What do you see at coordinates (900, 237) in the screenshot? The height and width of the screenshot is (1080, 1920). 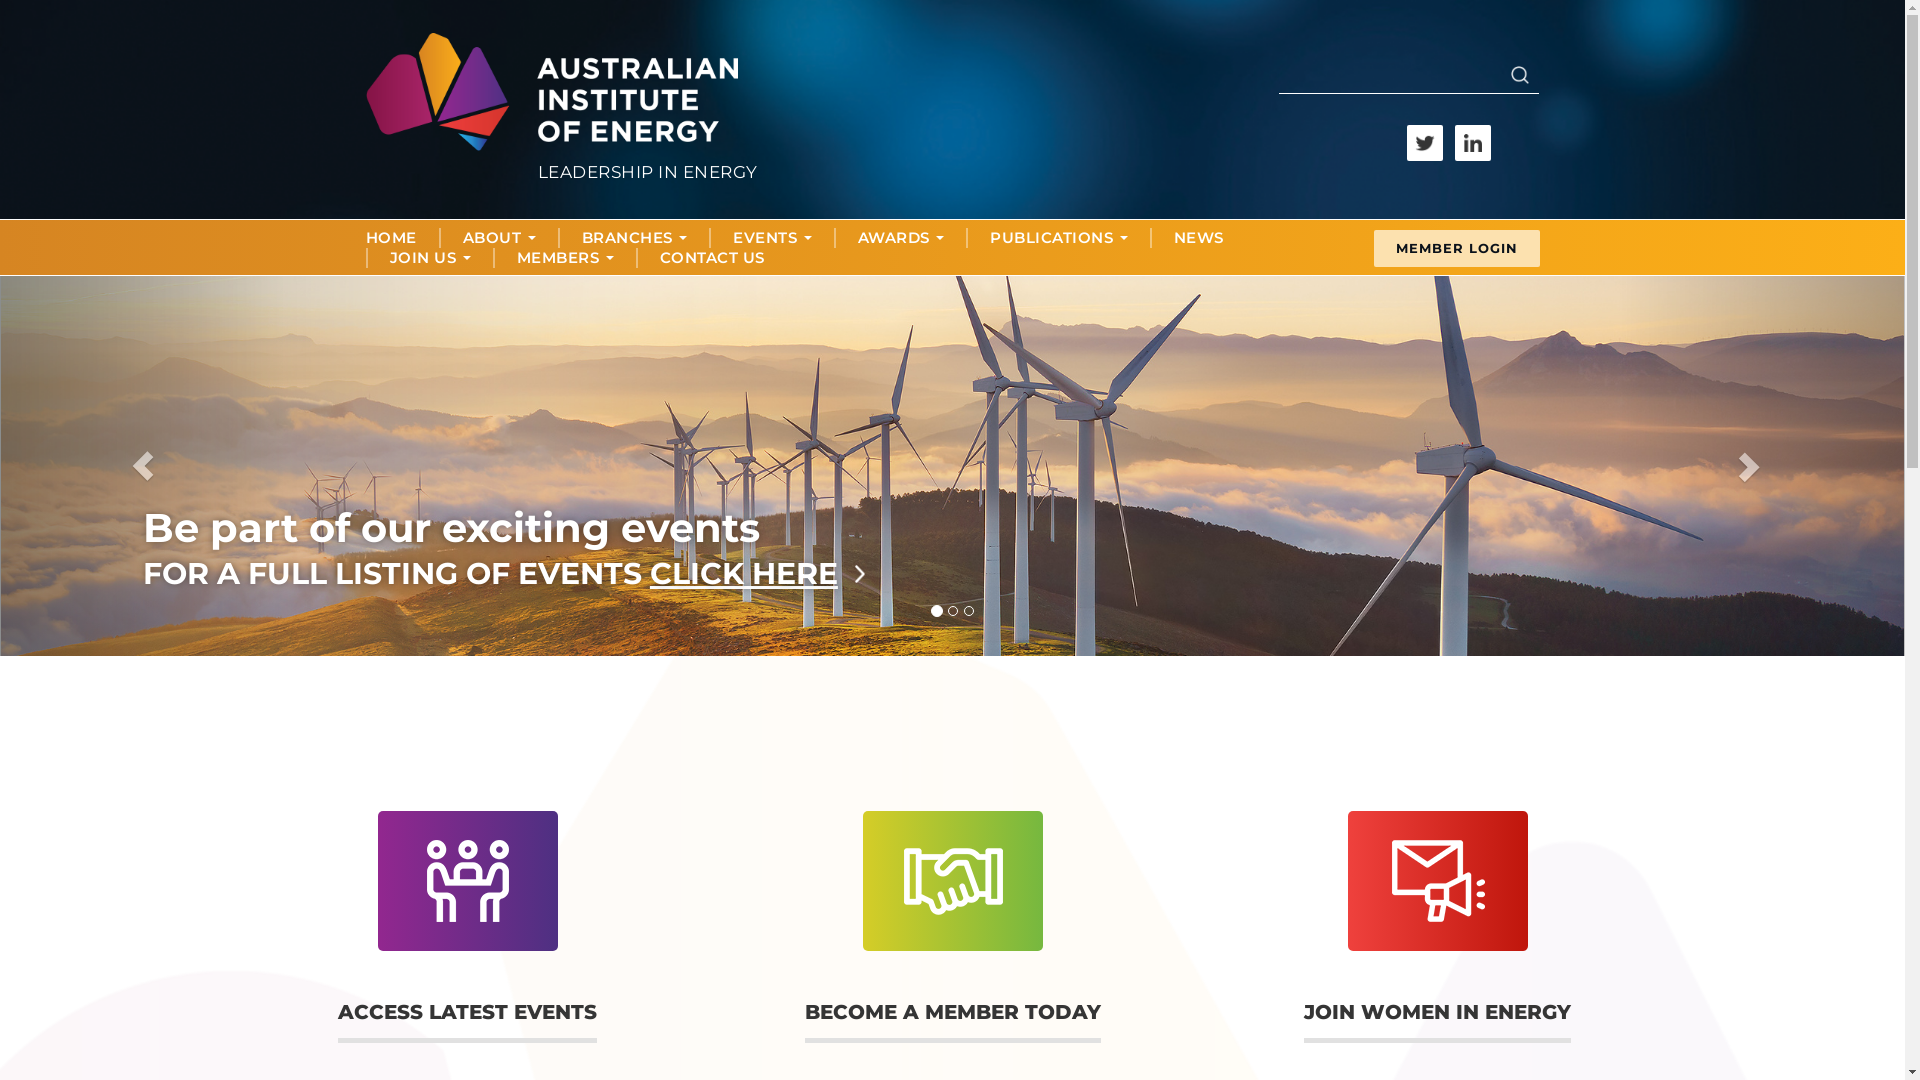 I see `'AWARDS'` at bounding box center [900, 237].